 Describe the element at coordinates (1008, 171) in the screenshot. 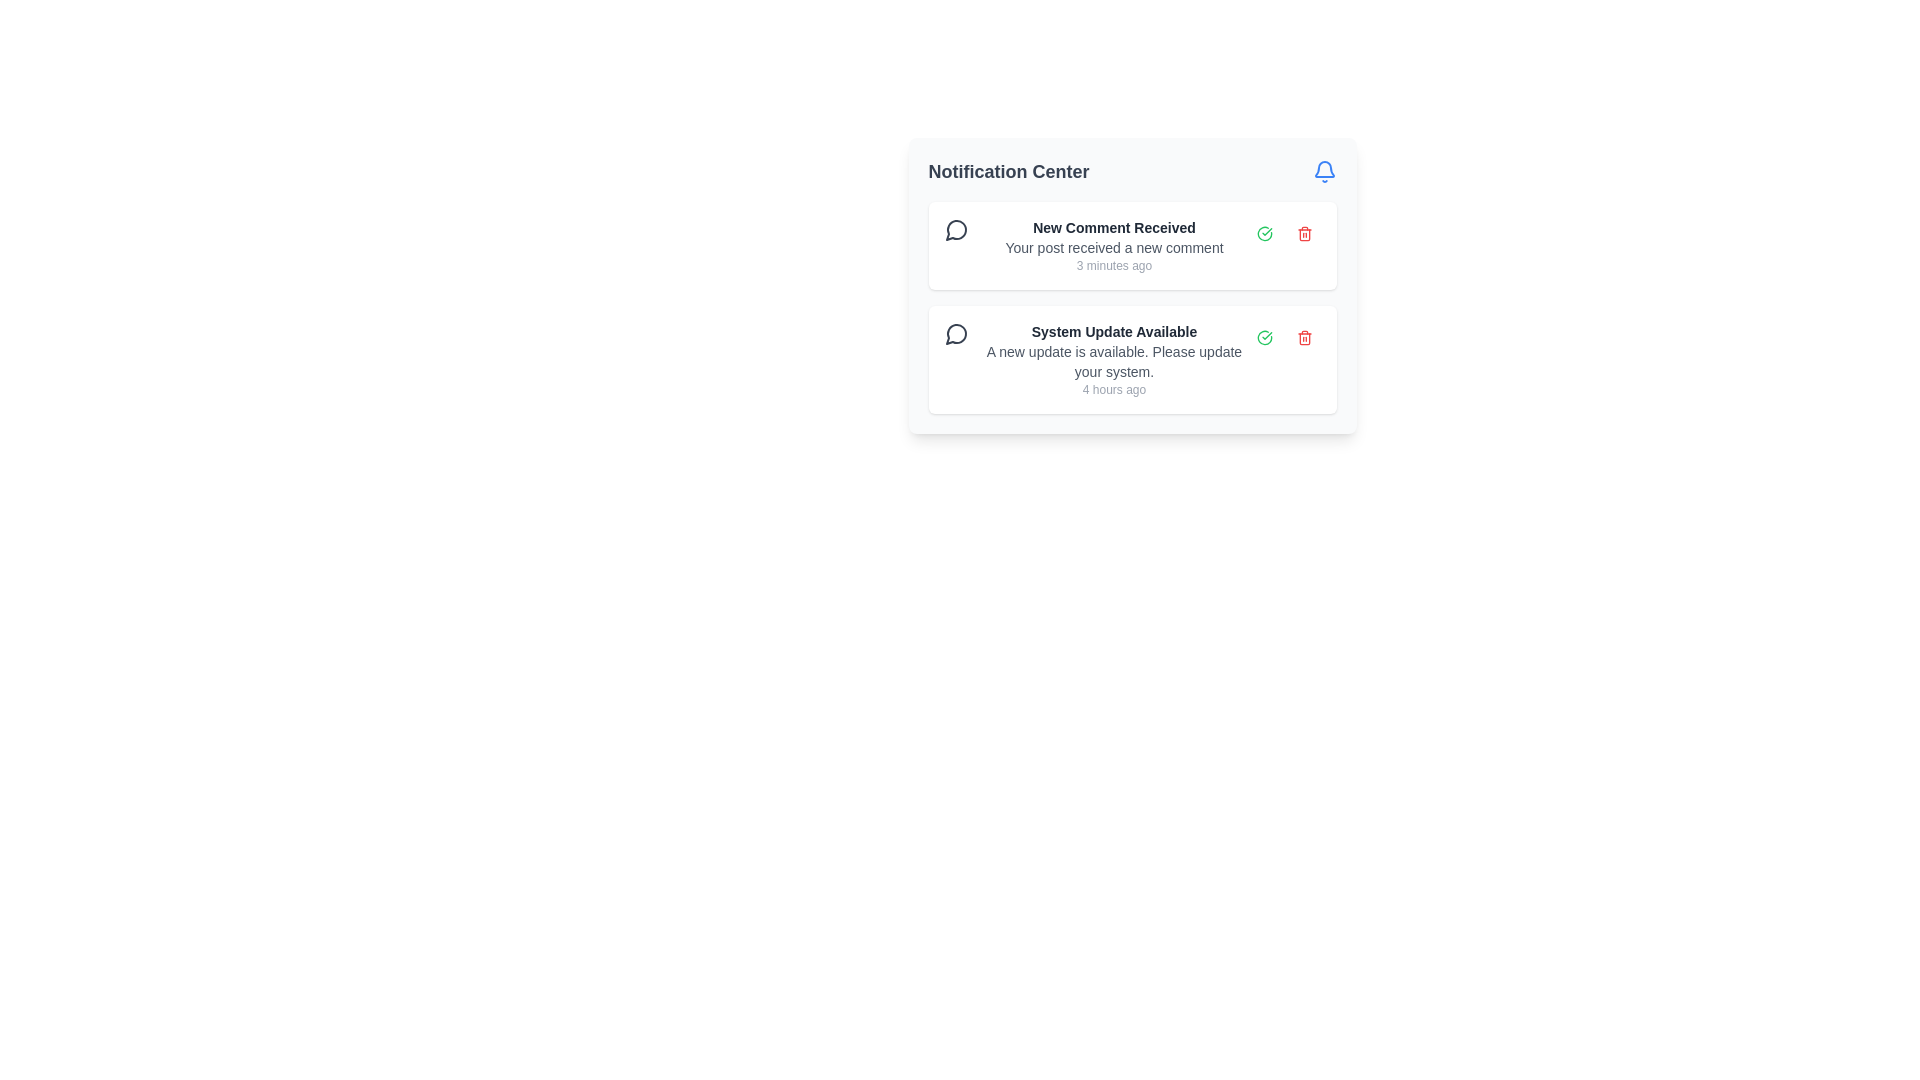

I see `text label titled 'Notification Center' which is displayed in bold, dark gray at the top of the notification panel` at that location.